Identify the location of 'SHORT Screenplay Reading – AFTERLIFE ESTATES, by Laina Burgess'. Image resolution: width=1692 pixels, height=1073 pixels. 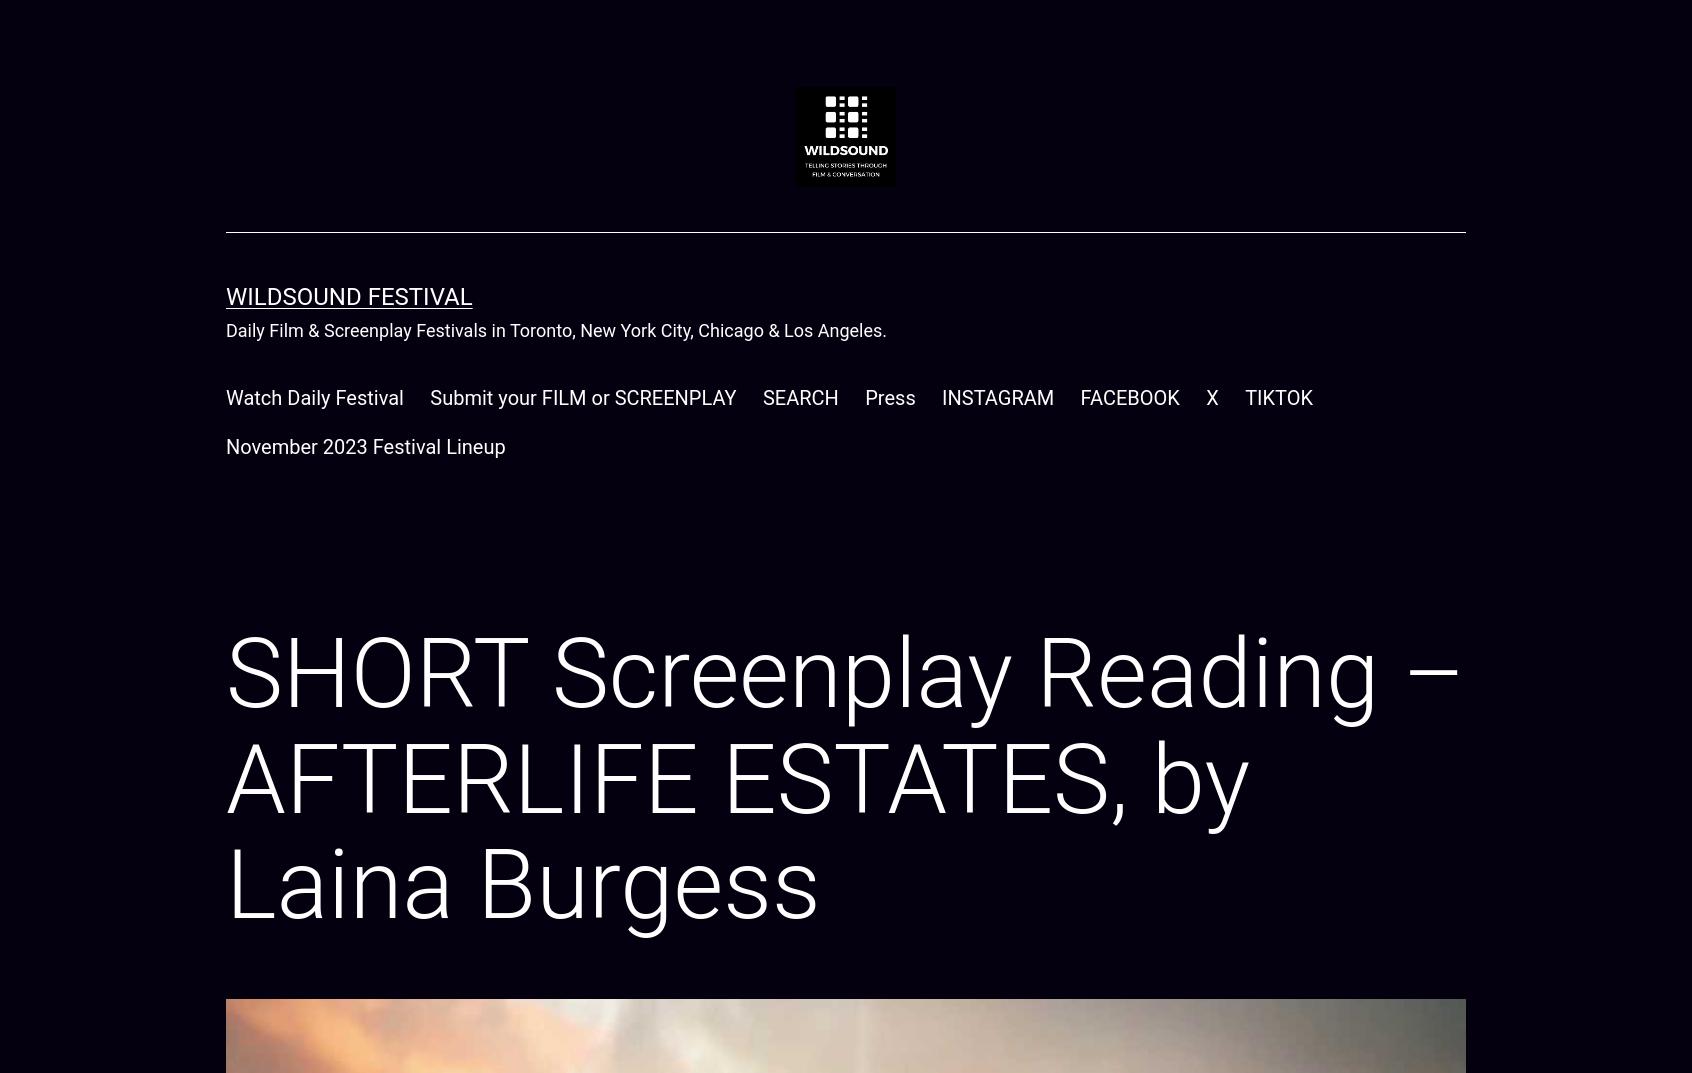
(845, 779).